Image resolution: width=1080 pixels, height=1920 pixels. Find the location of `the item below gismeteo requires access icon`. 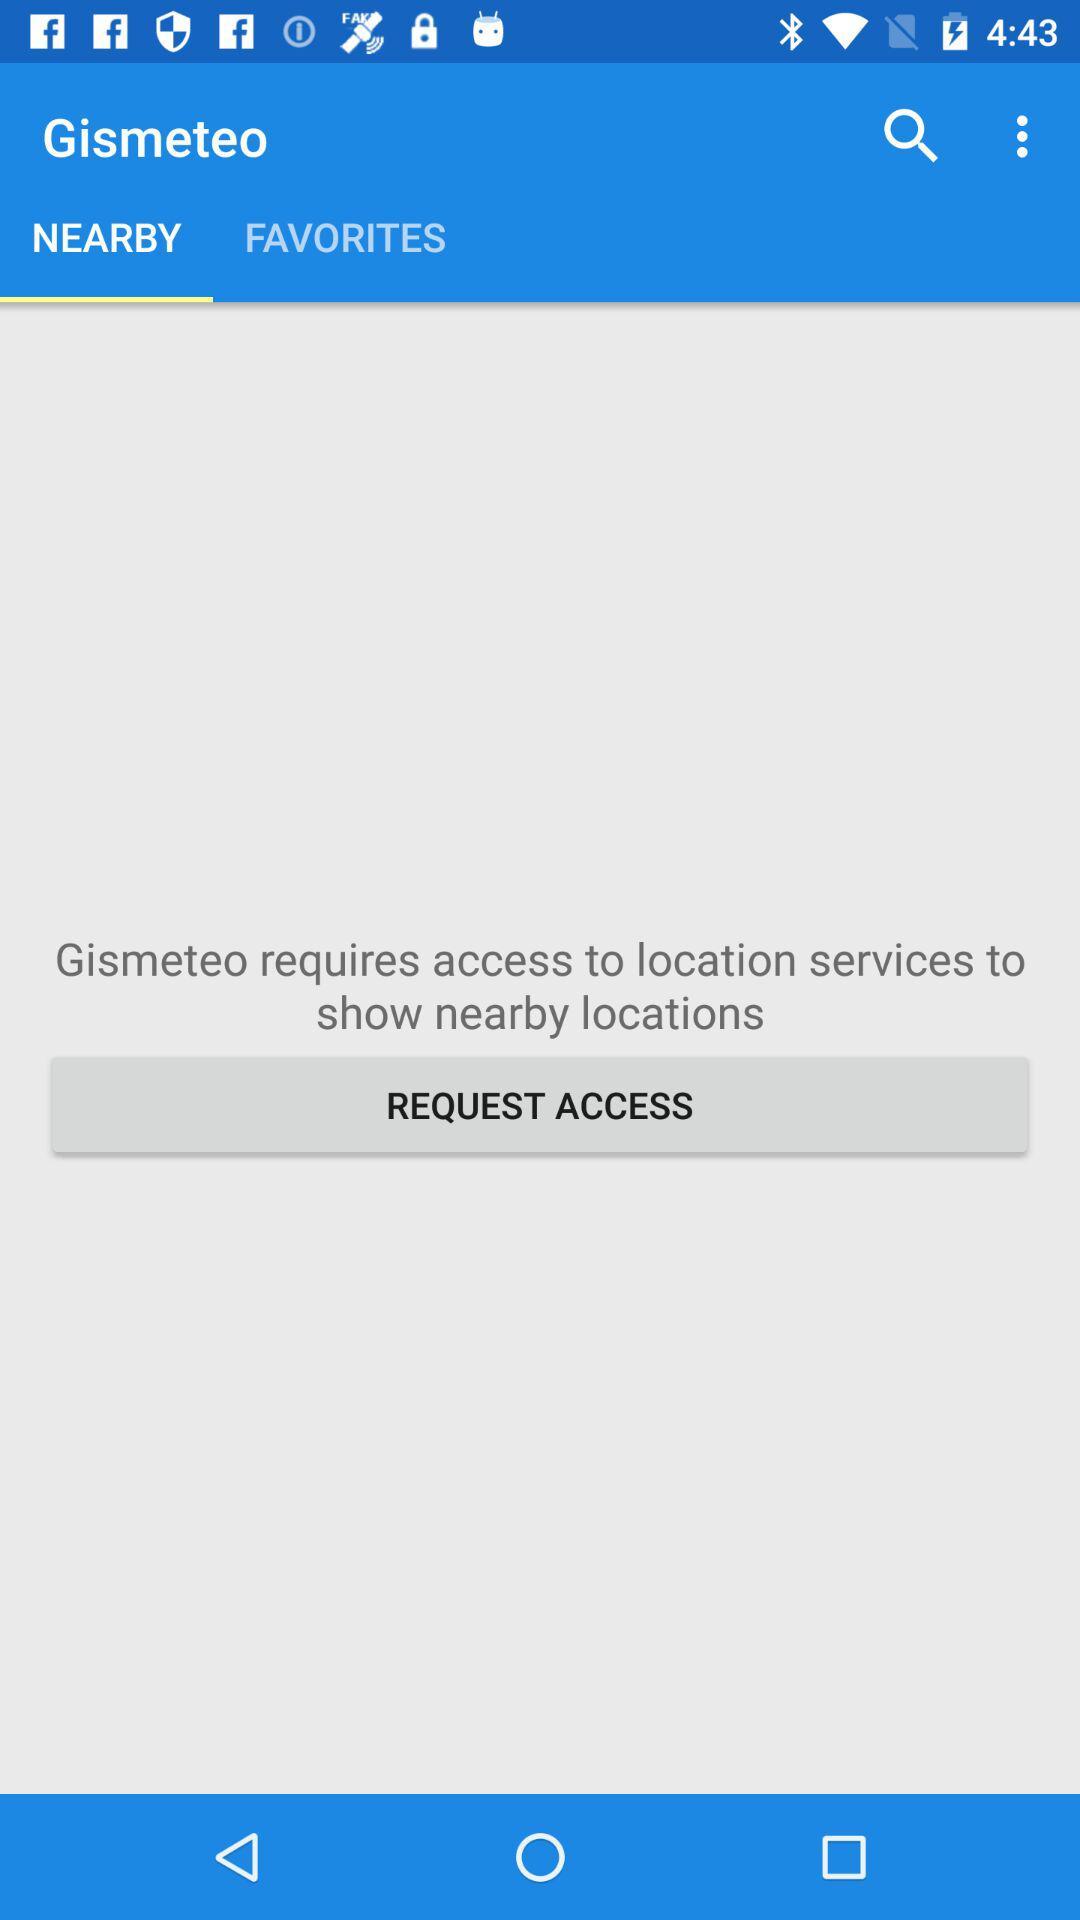

the item below gismeteo requires access icon is located at coordinates (540, 1103).